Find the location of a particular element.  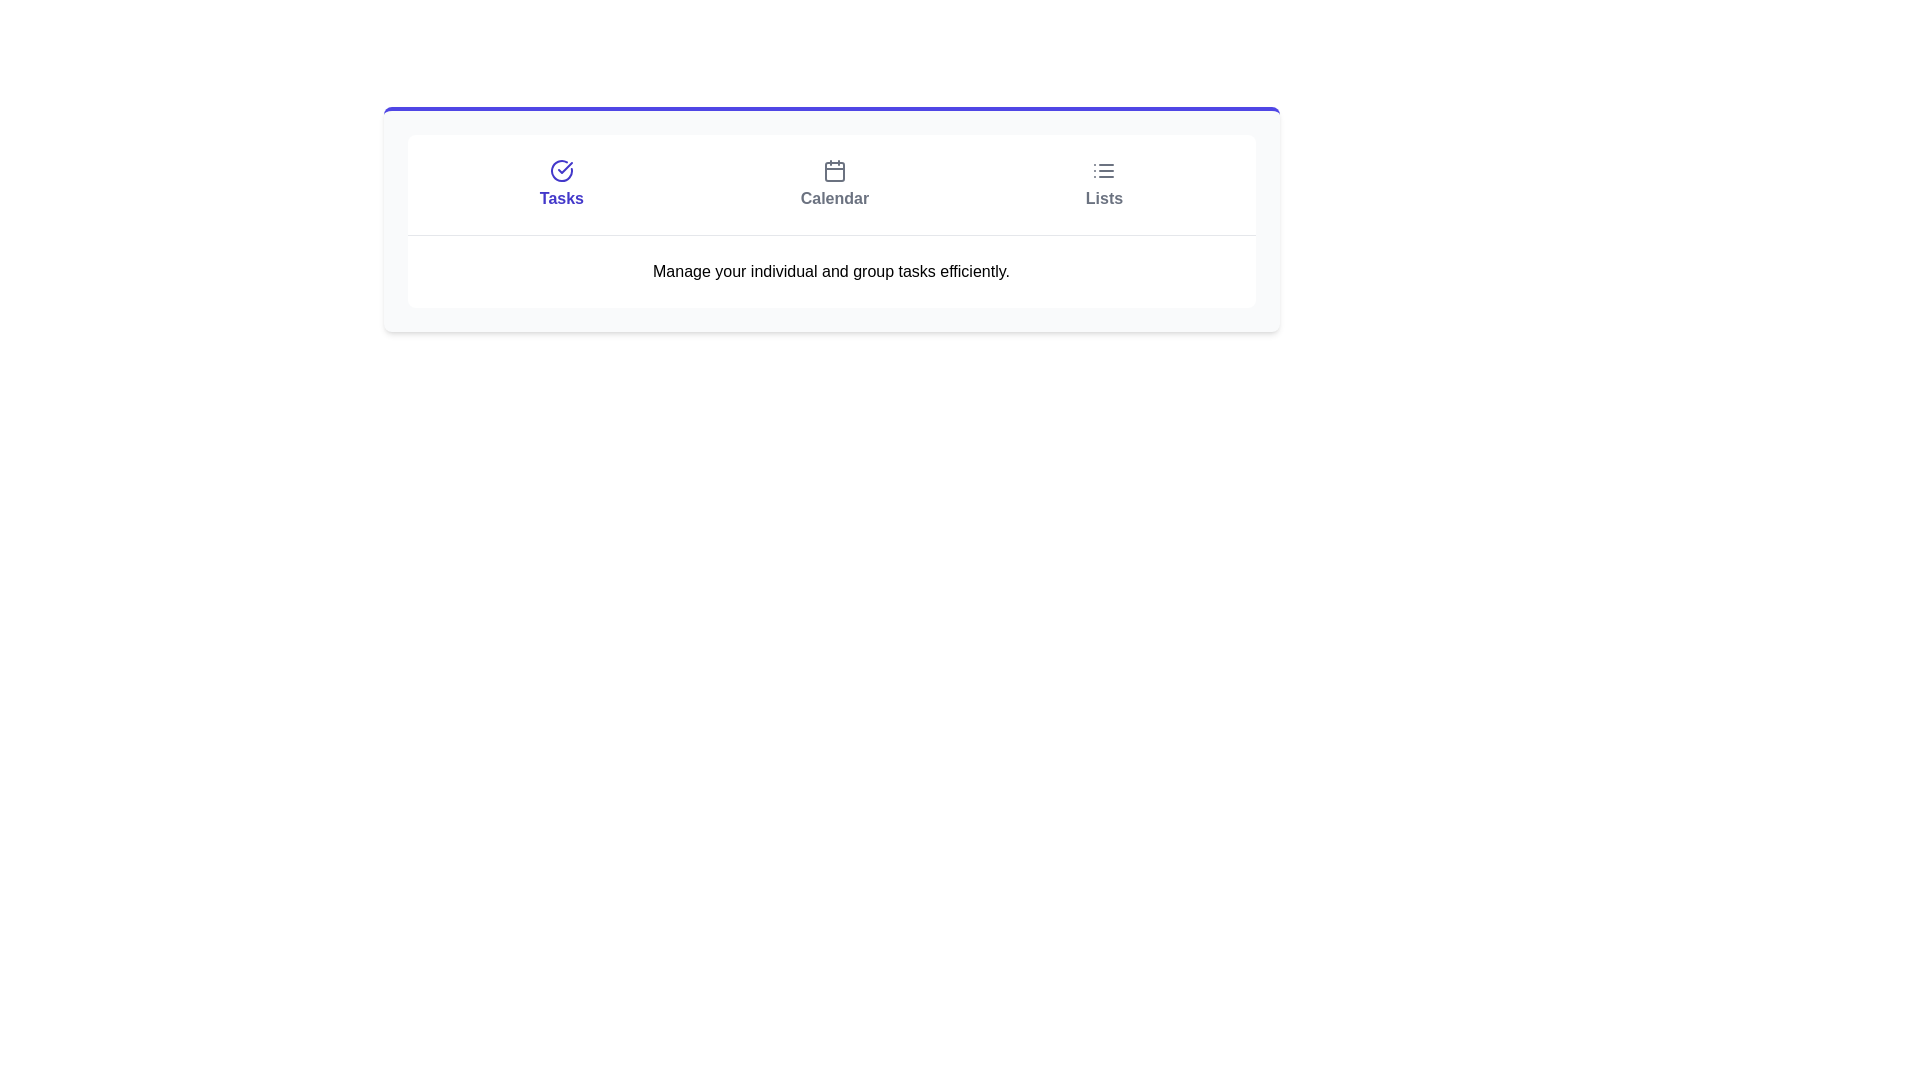

the interactive navigation button labeled 'Lists', which features an icon of three horizontal lines above the text is located at coordinates (1103, 185).